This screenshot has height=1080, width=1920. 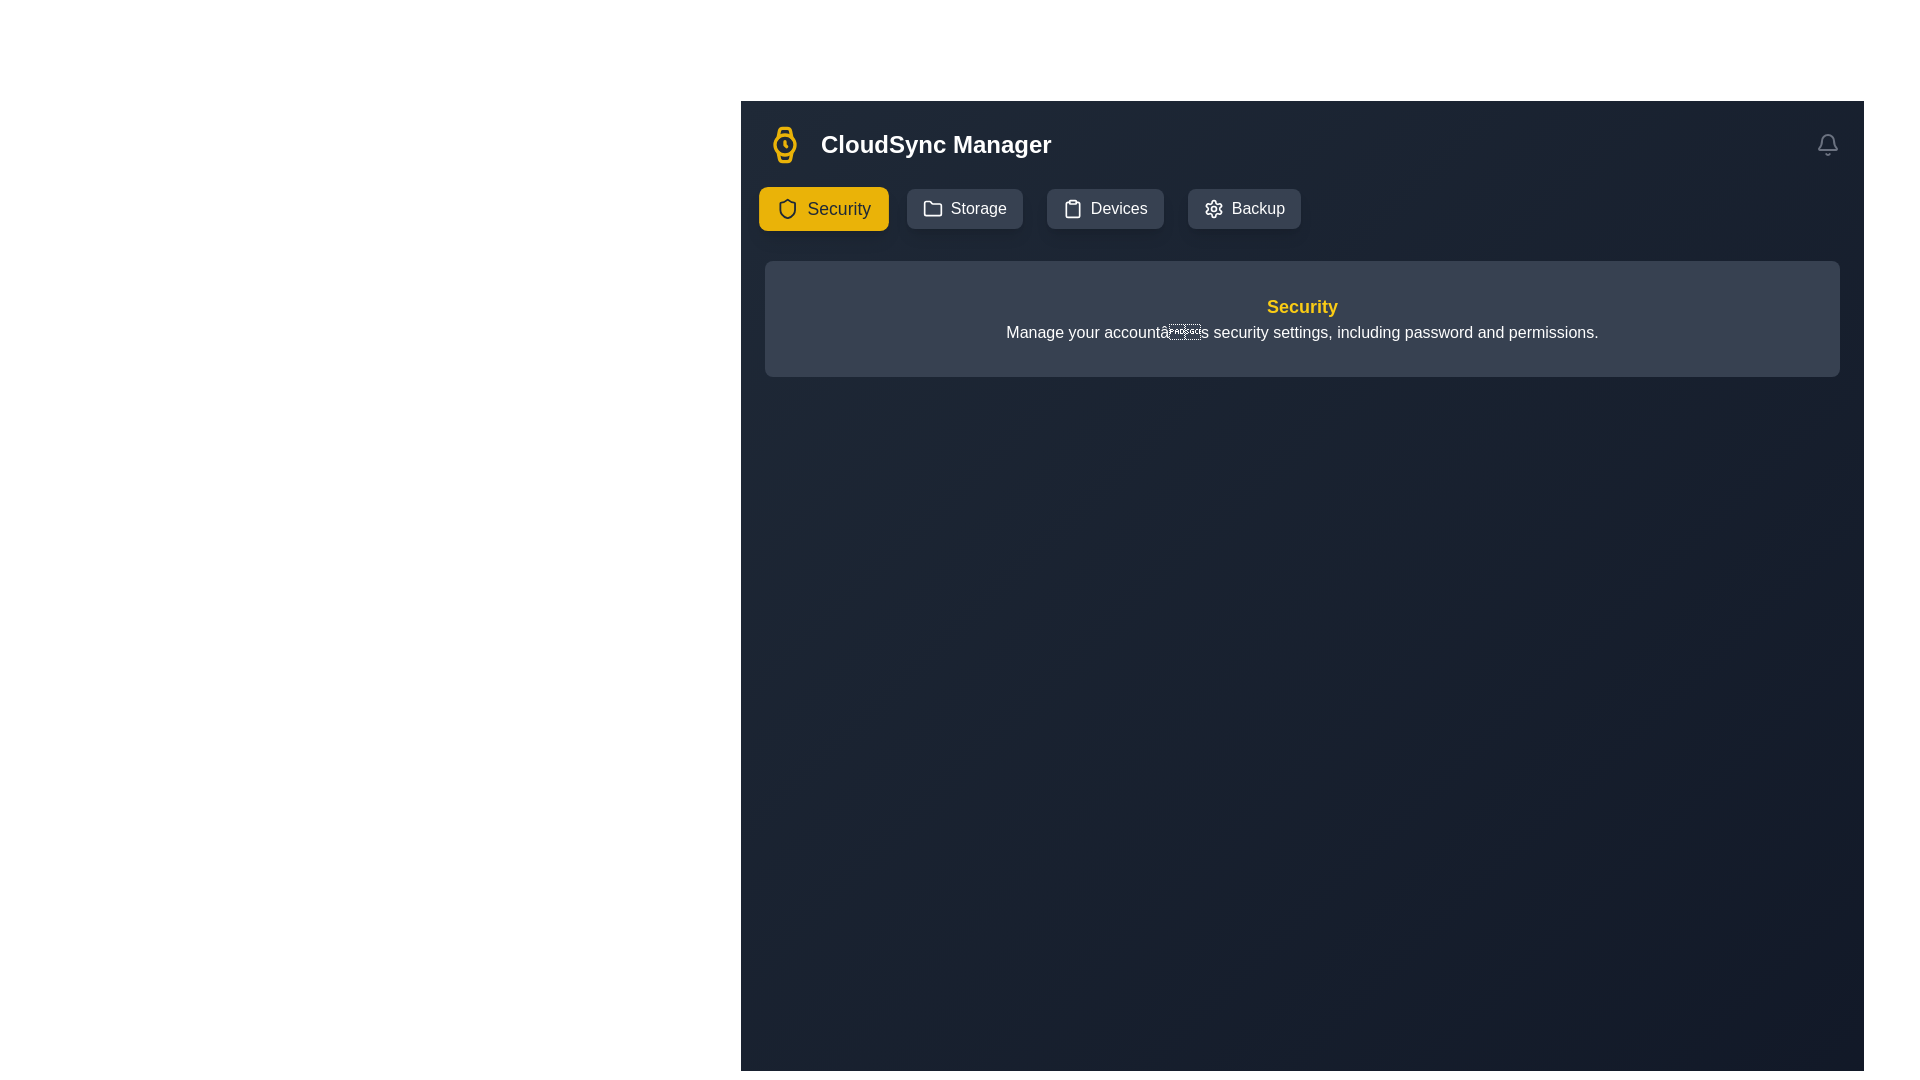 I want to click on the descriptive text block about 'Security' settings, which is located directly below the 'Security' heading and aligns centrally in the section, so click(x=1302, y=331).